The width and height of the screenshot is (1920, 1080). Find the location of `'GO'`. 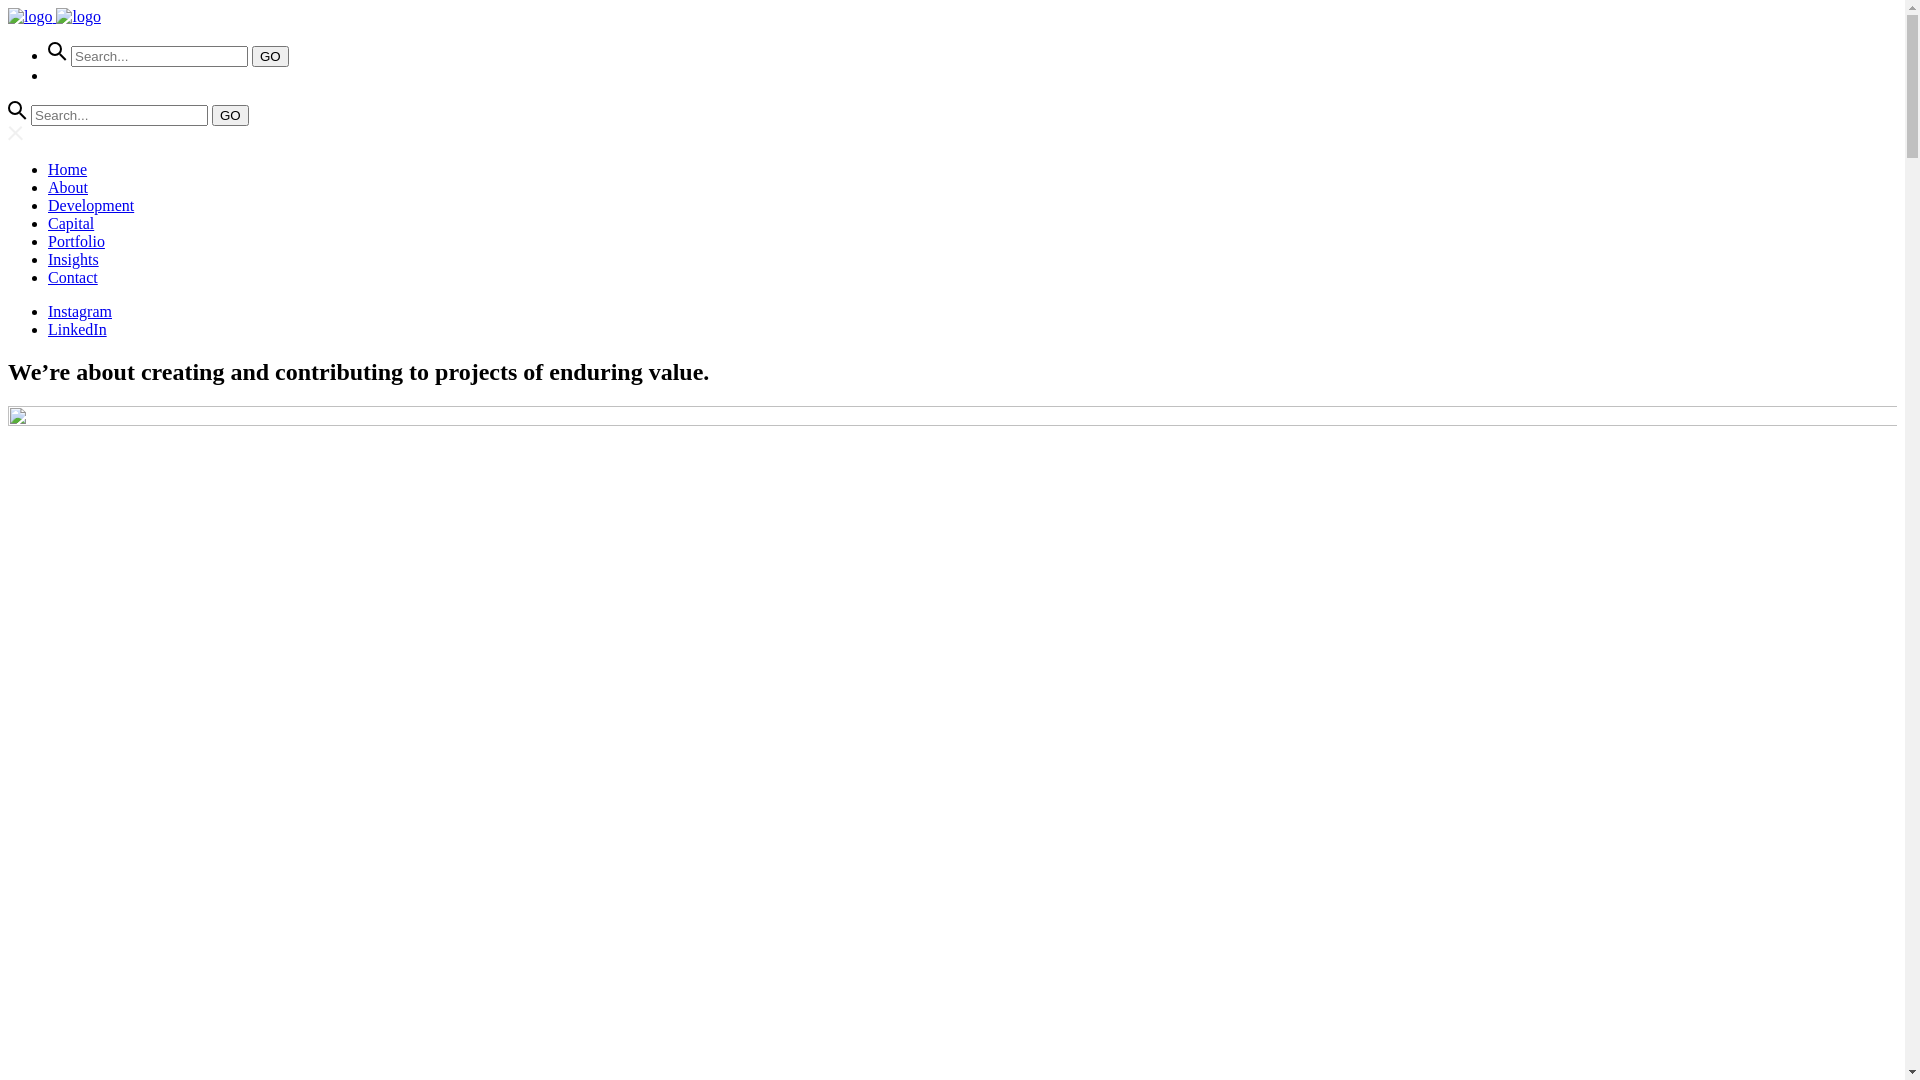

'GO' is located at coordinates (230, 115).